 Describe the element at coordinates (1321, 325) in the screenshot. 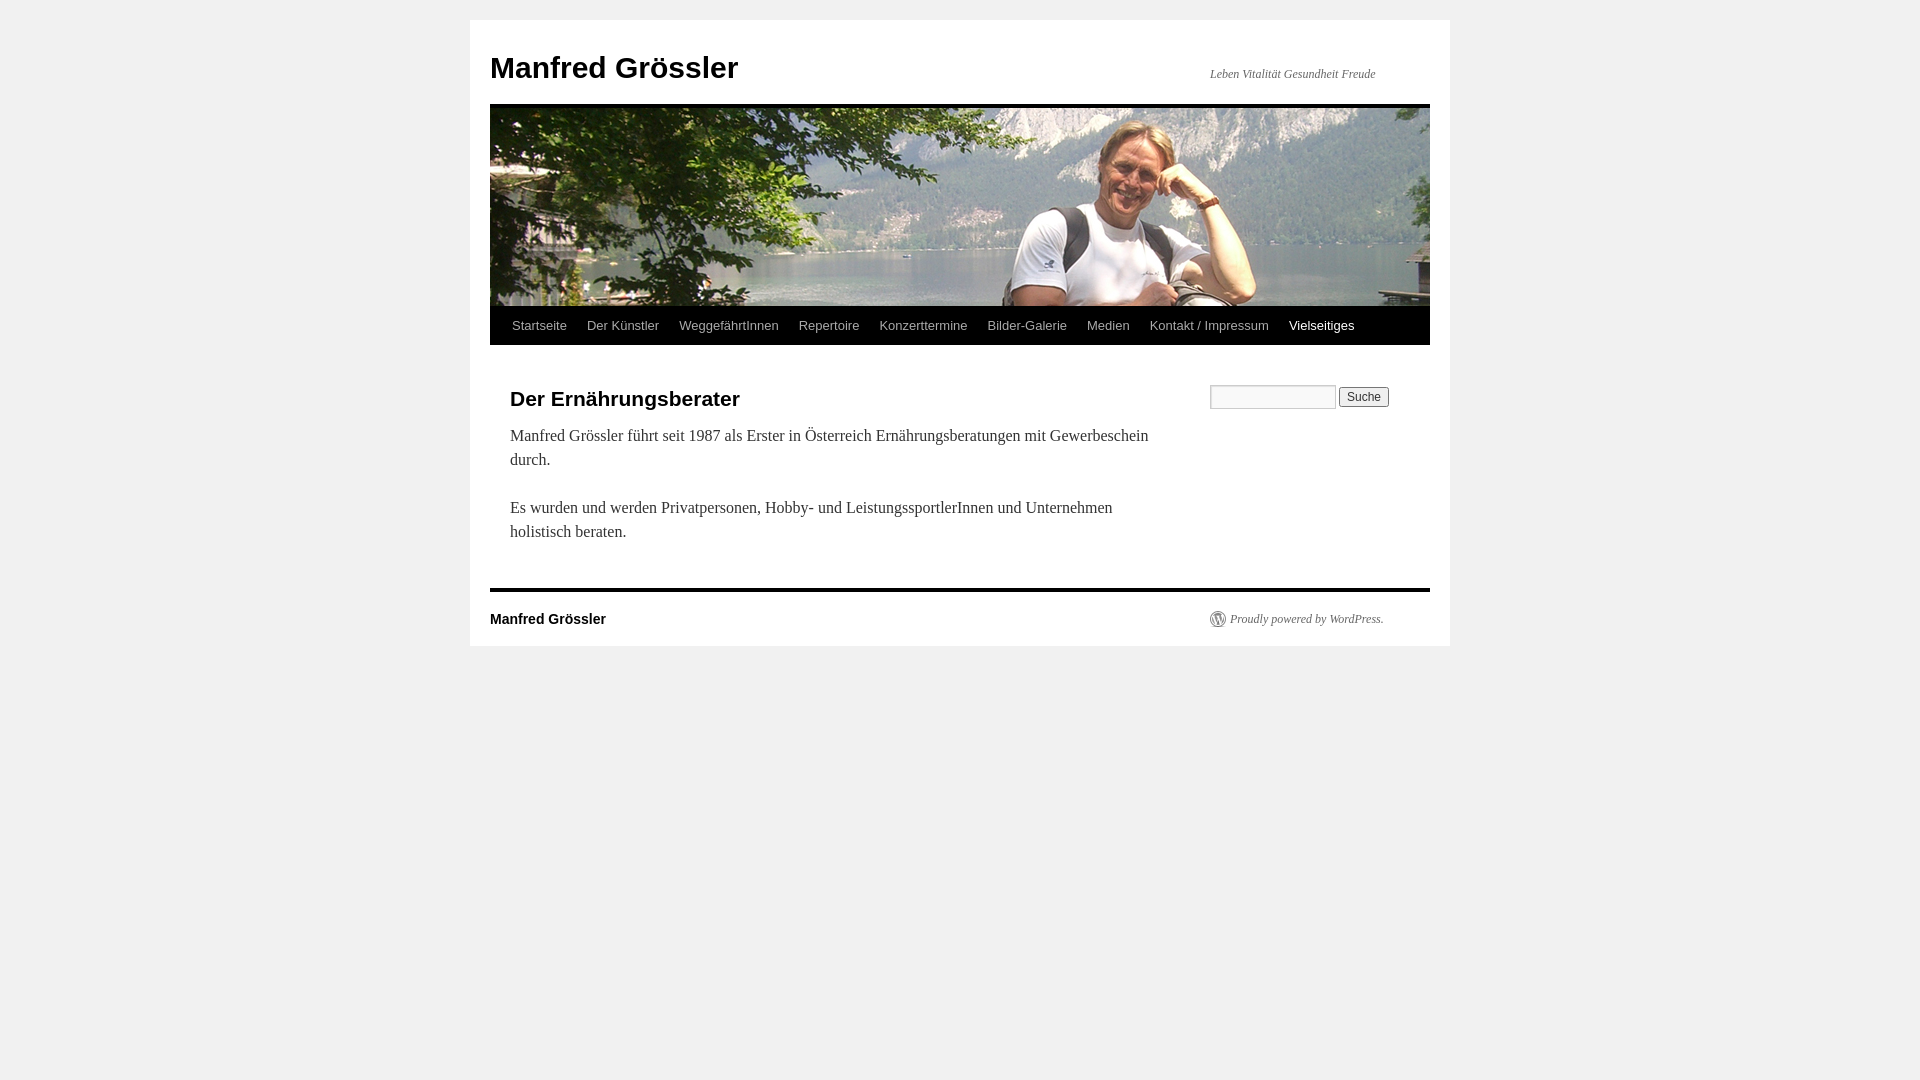

I see `'Vielseitiges'` at that location.